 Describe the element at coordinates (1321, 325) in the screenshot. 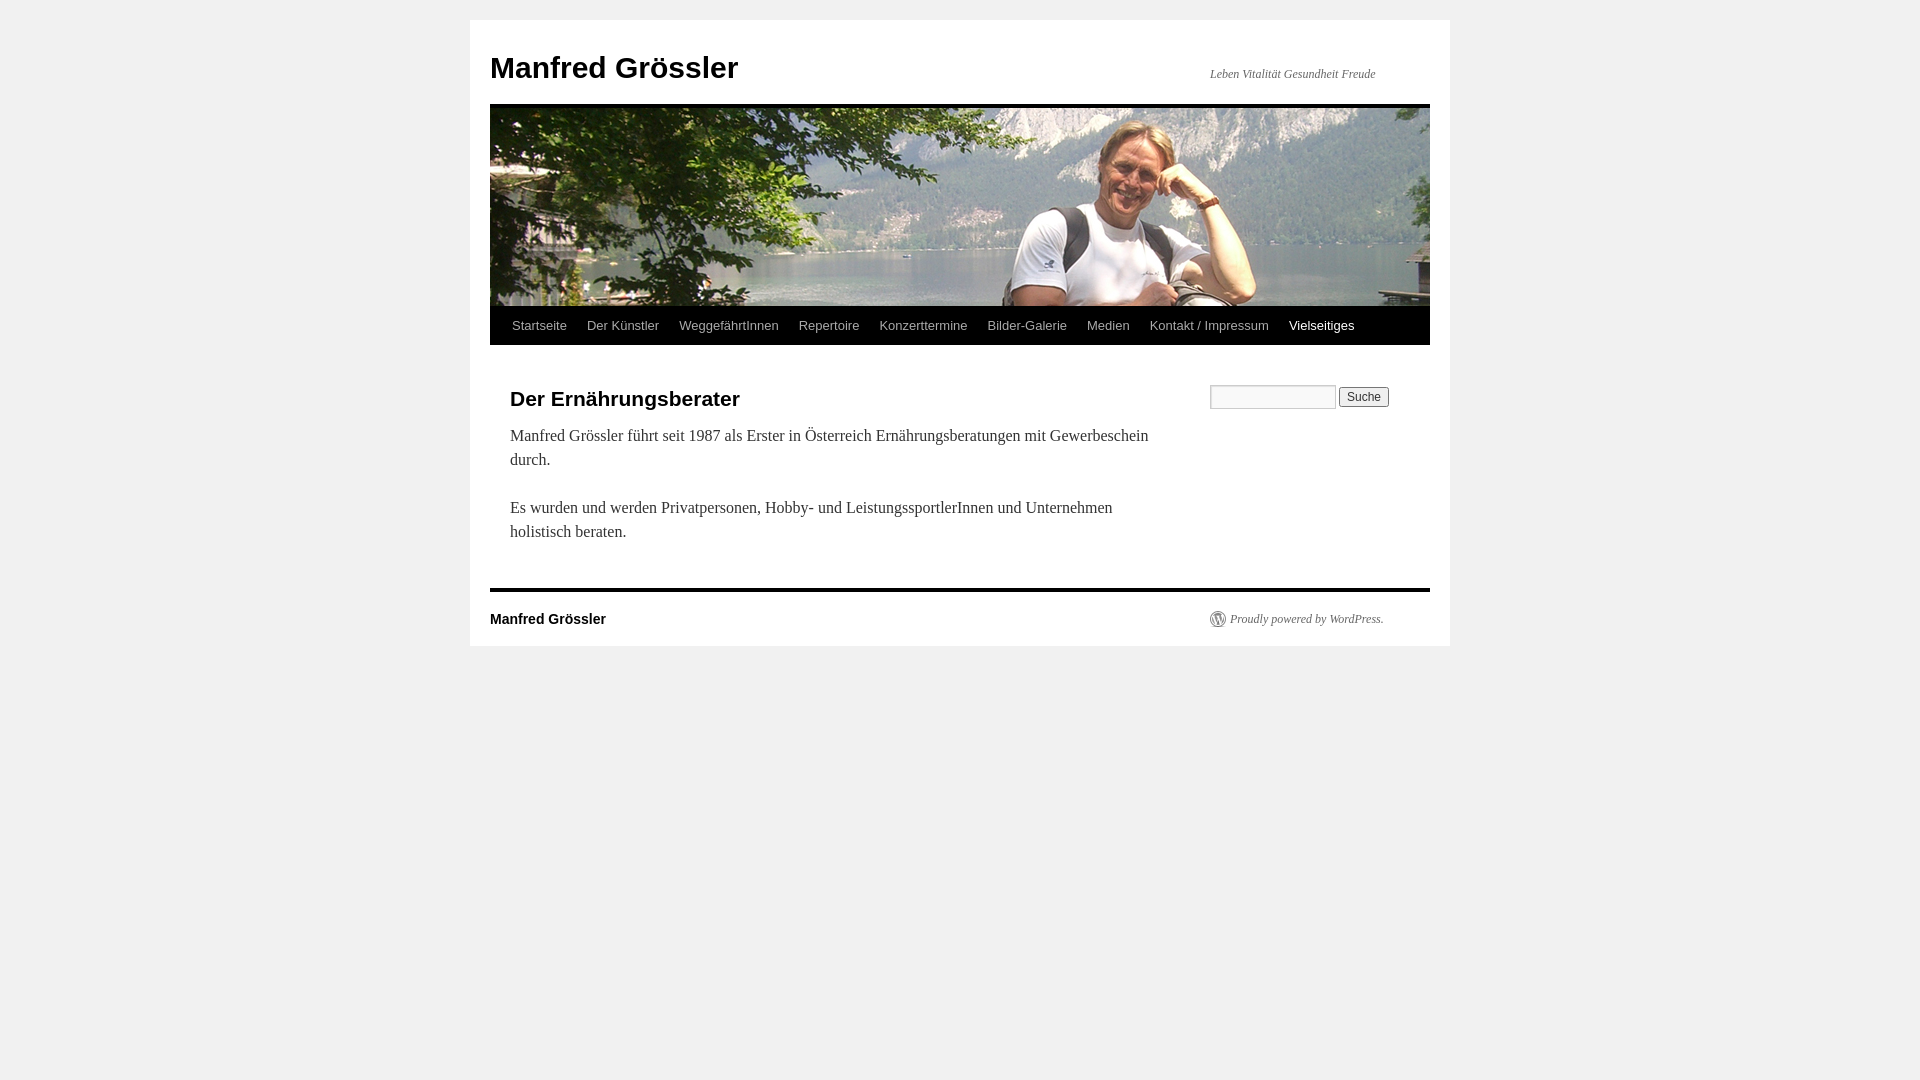

I see `'Vielseitiges'` at that location.